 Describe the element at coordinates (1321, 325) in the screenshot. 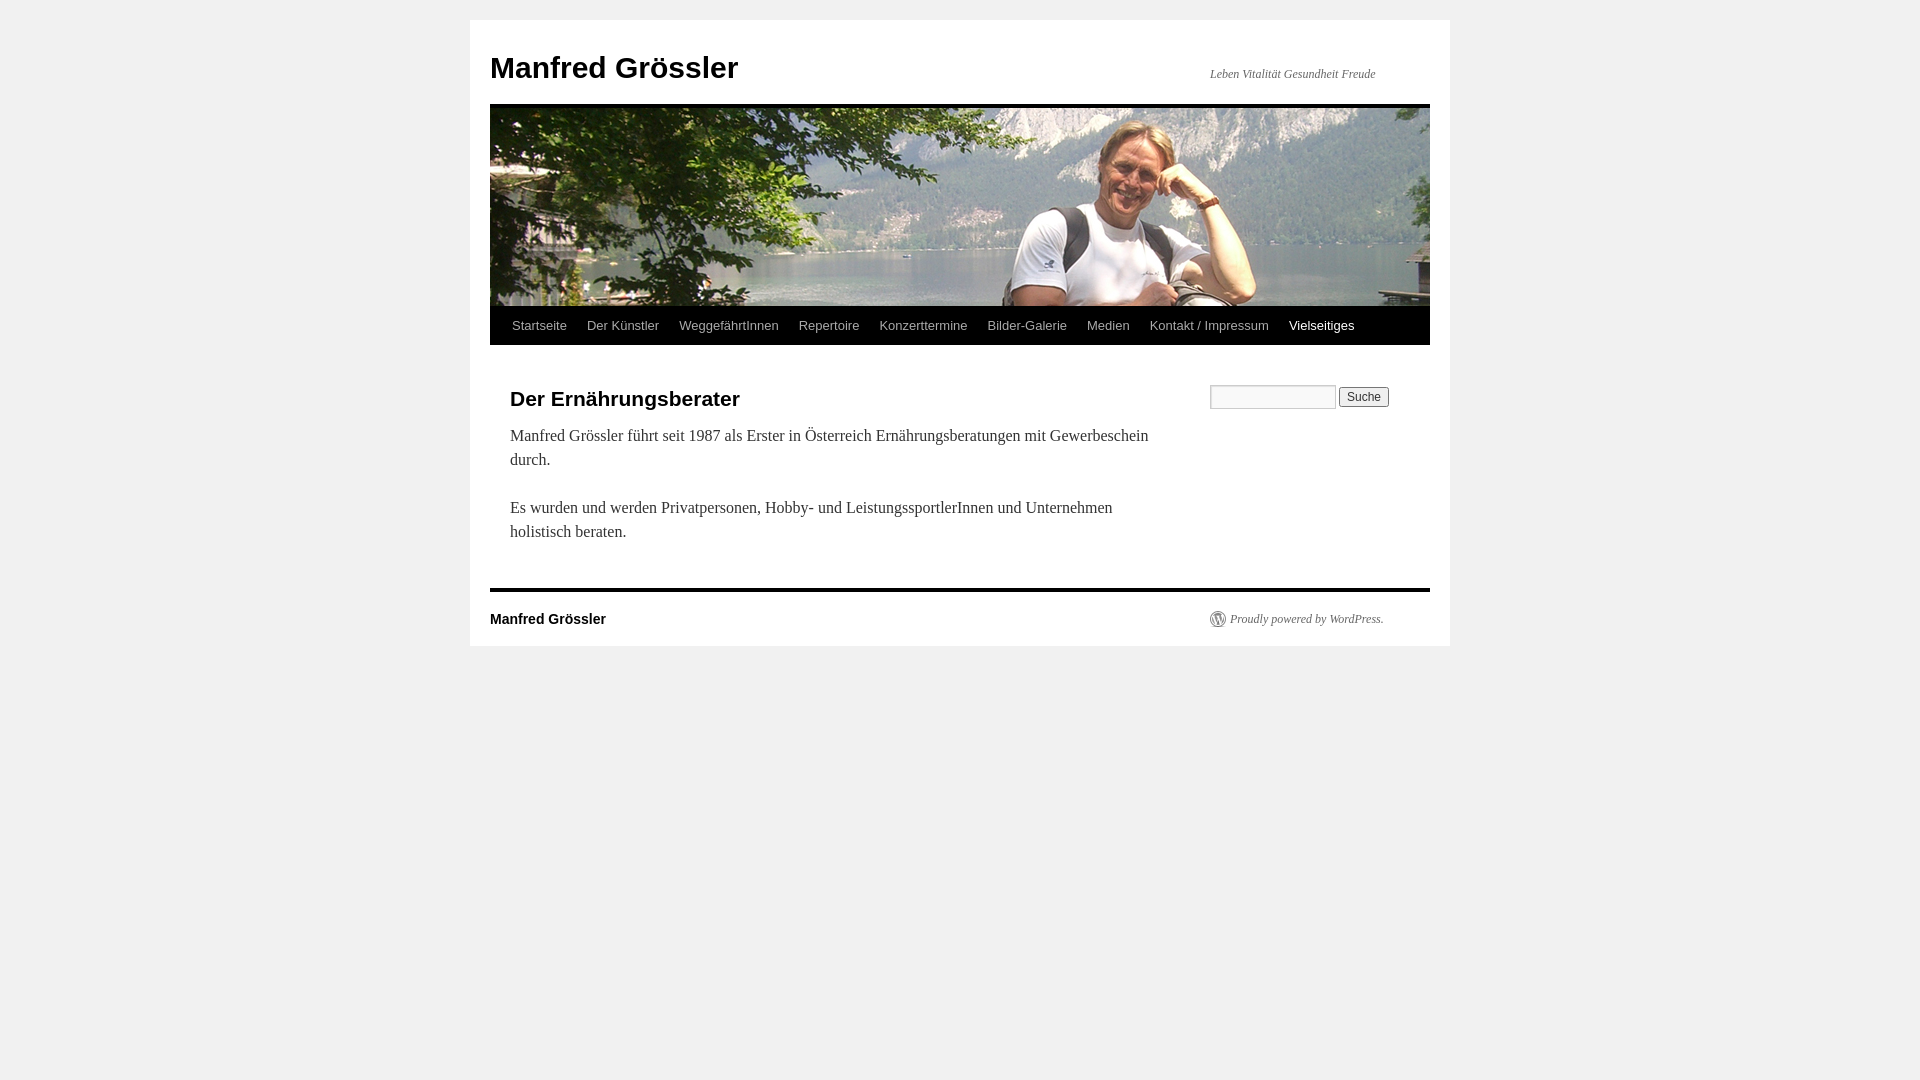

I see `'Vielseitiges'` at that location.